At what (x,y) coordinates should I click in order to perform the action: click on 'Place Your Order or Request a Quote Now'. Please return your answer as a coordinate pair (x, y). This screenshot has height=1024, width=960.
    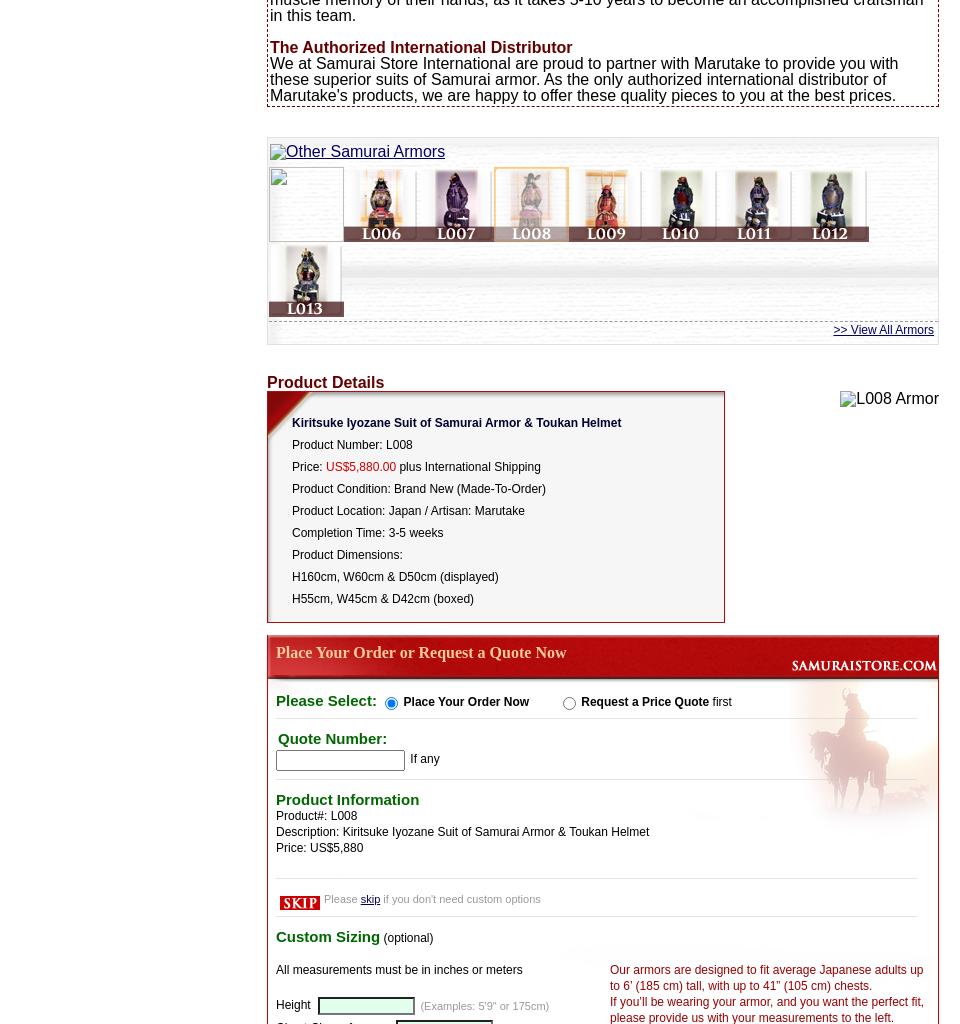
    Looking at the image, I should click on (419, 651).